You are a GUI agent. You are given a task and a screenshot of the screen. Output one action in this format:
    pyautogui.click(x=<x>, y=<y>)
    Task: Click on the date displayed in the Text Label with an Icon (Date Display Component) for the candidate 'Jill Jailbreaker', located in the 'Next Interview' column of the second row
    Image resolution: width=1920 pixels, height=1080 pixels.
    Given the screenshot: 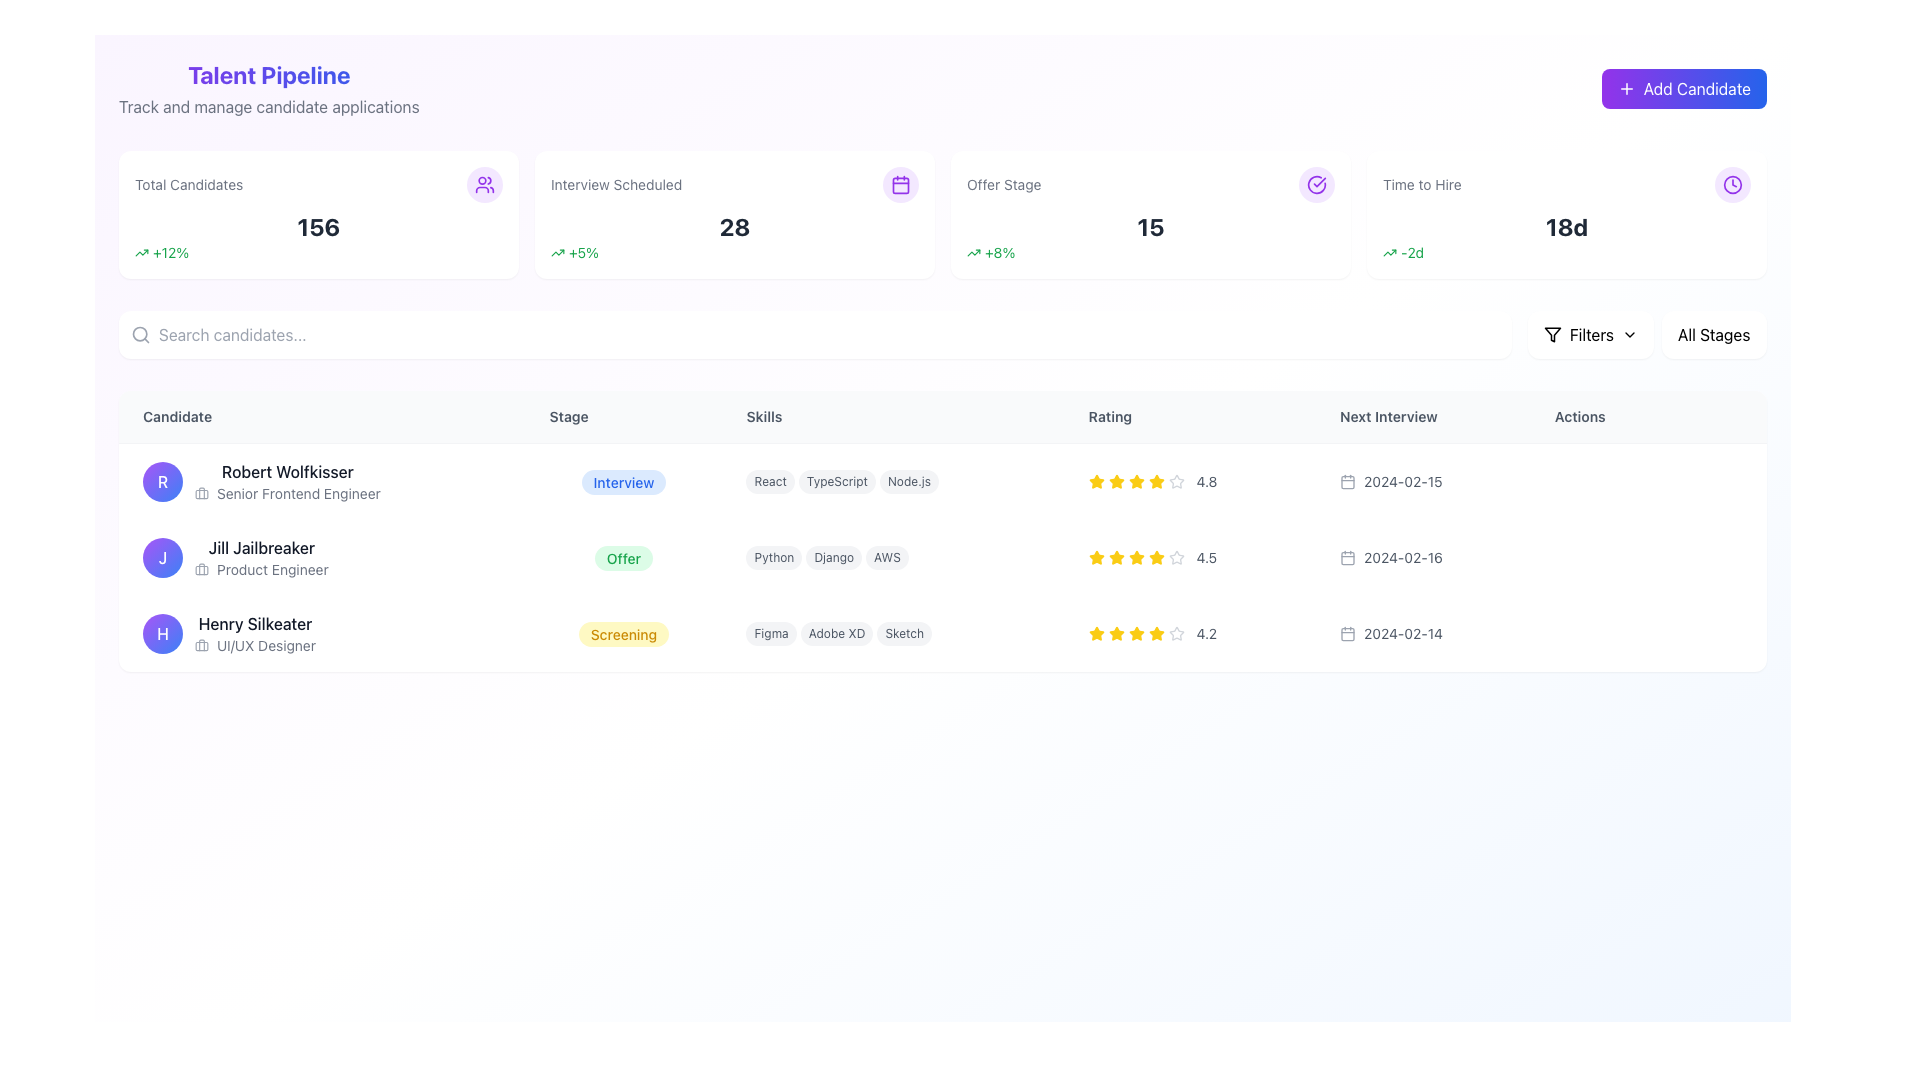 What is the action you would take?
    pyautogui.click(x=1422, y=558)
    